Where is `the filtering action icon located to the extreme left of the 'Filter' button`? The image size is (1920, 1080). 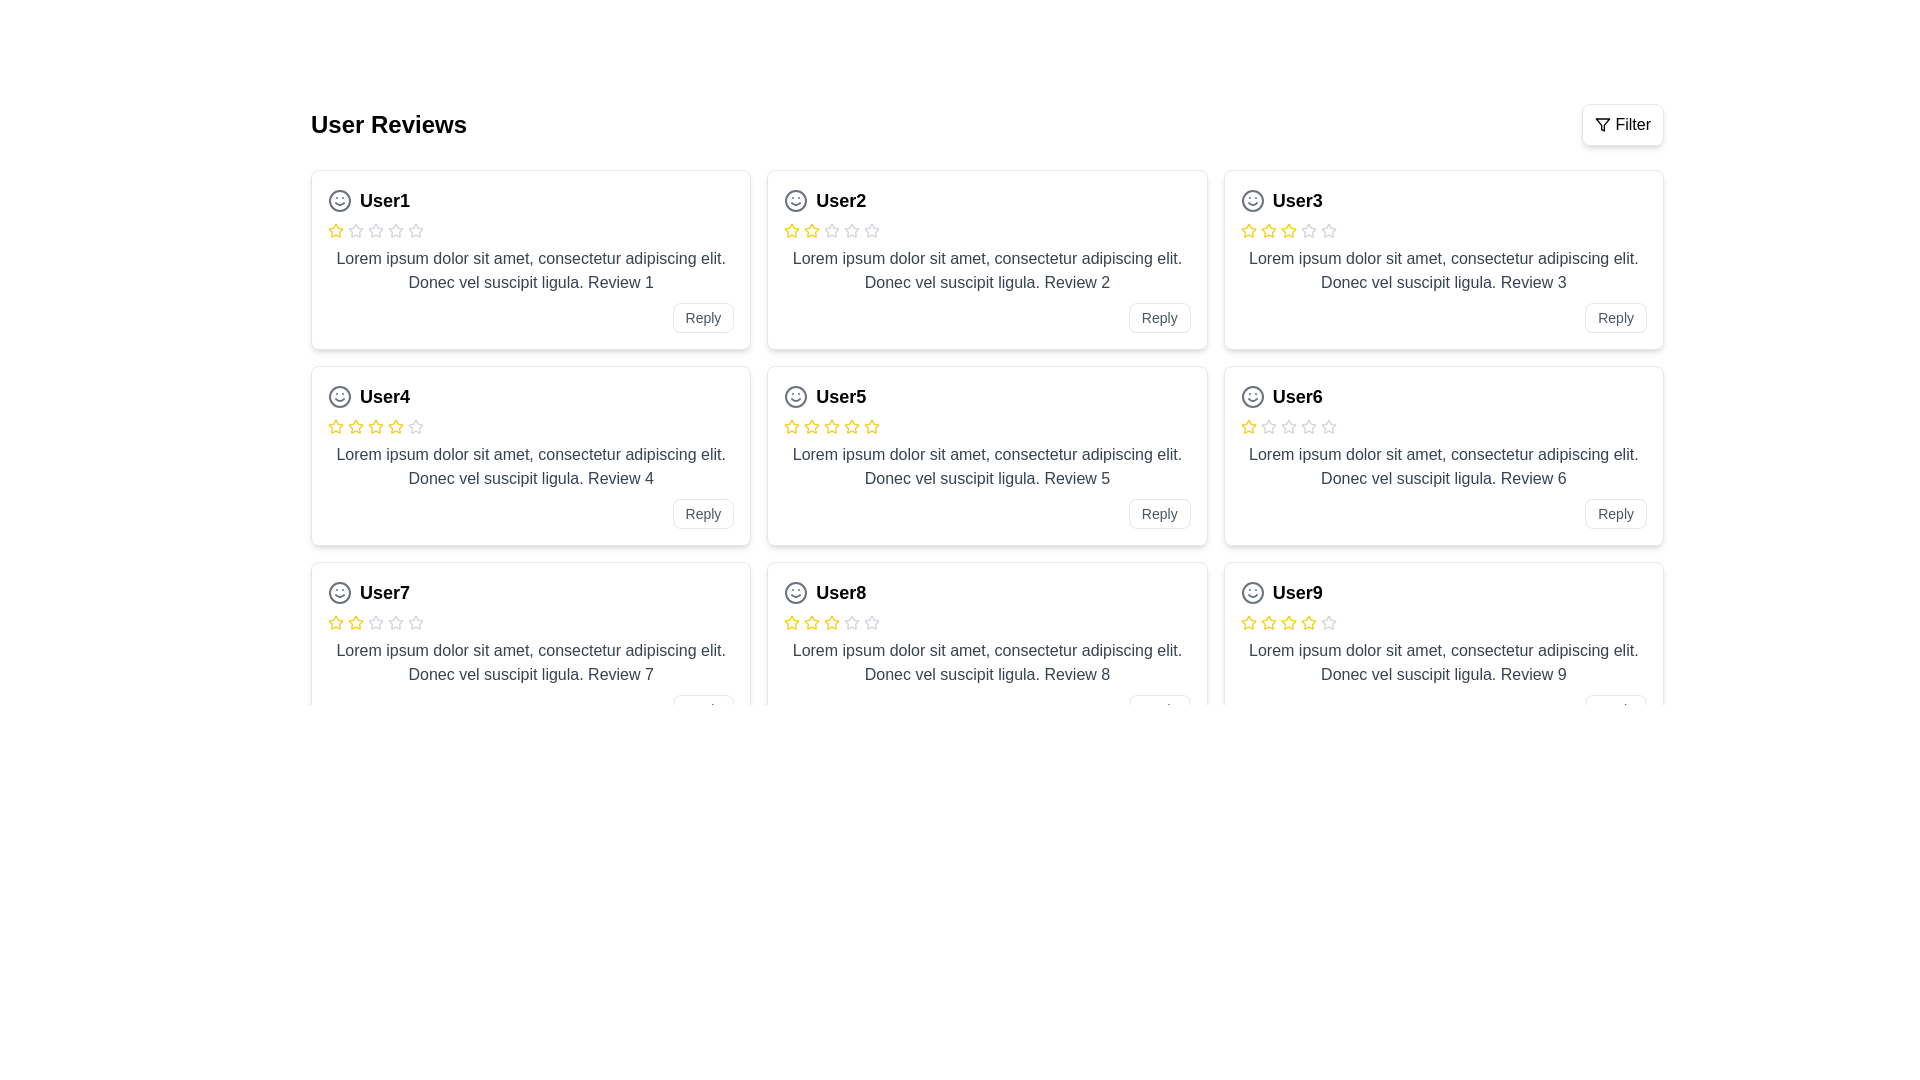 the filtering action icon located to the extreme left of the 'Filter' button is located at coordinates (1603, 124).